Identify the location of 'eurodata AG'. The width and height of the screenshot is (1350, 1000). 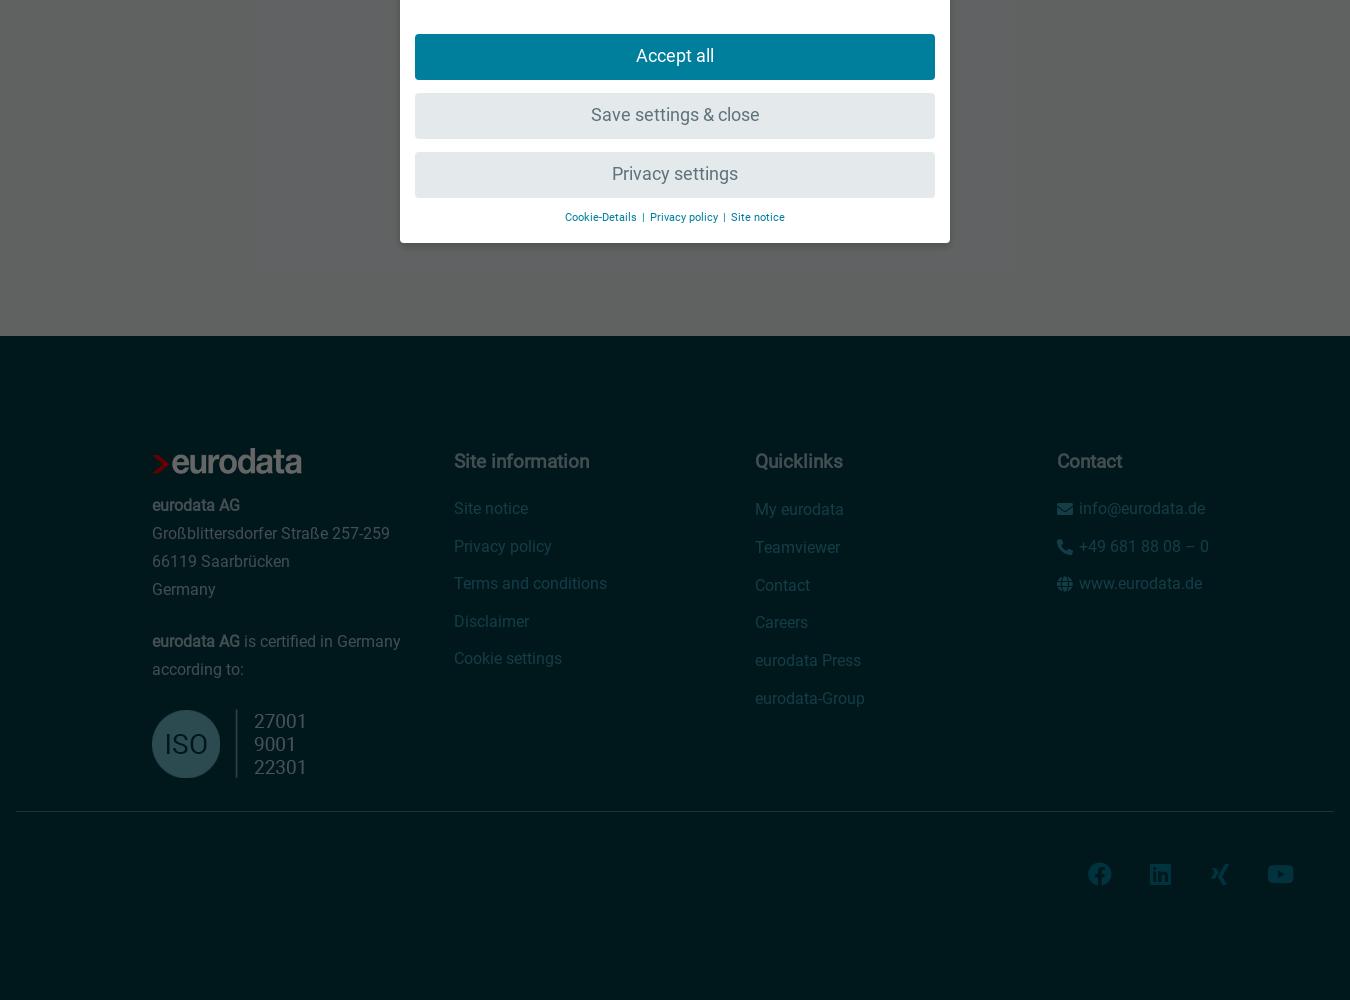
(196, 641).